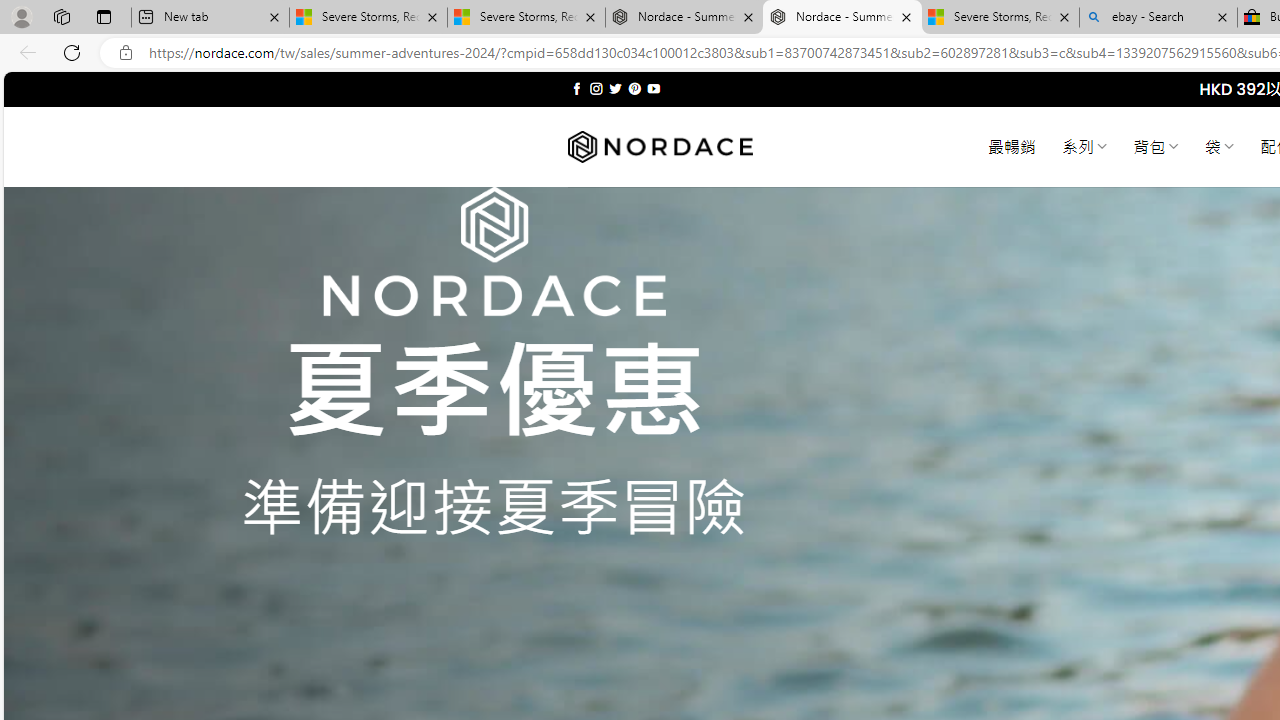 This screenshot has width=1280, height=720. Describe the element at coordinates (653, 88) in the screenshot. I see `'Follow on YouTube'` at that location.